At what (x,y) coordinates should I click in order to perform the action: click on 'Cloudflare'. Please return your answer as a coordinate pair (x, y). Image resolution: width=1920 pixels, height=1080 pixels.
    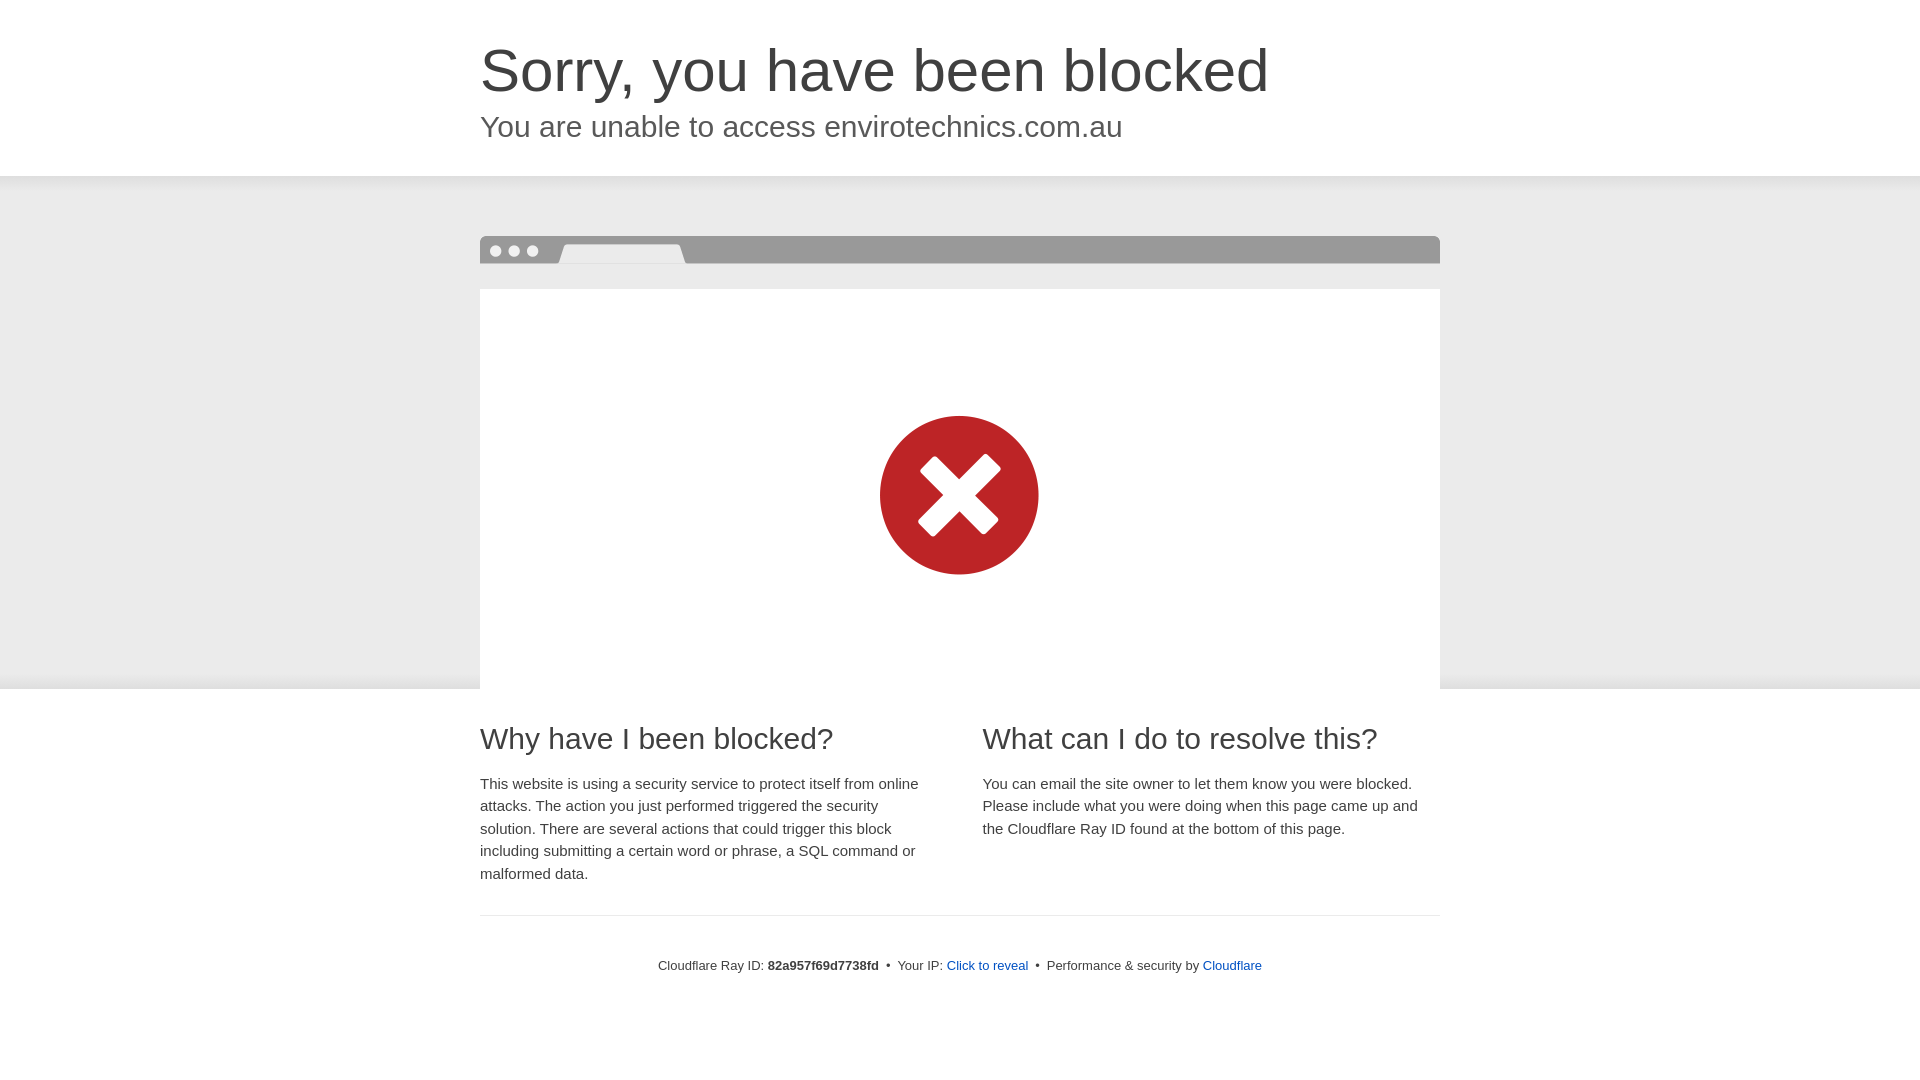
    Looking at the image, I should click on (1231, 964).